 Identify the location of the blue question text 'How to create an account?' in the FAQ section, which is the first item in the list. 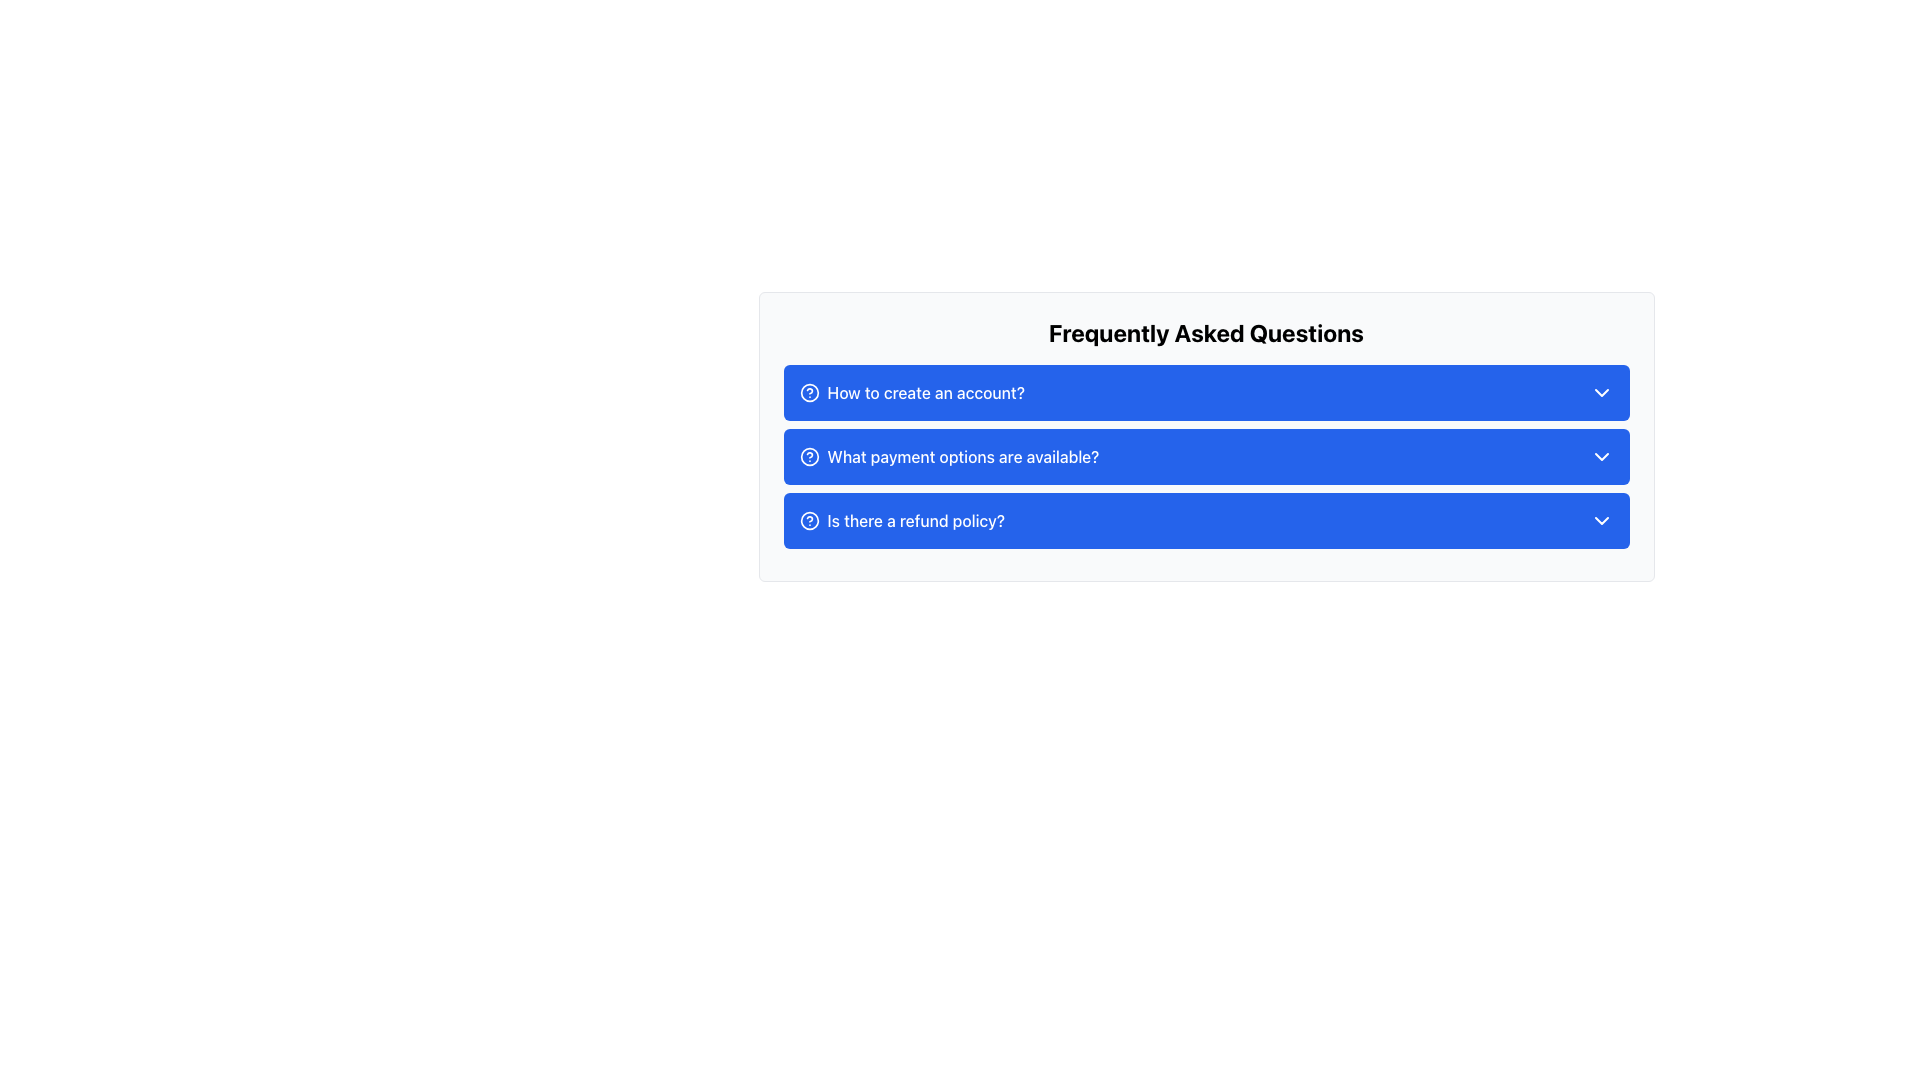
(925, 393).